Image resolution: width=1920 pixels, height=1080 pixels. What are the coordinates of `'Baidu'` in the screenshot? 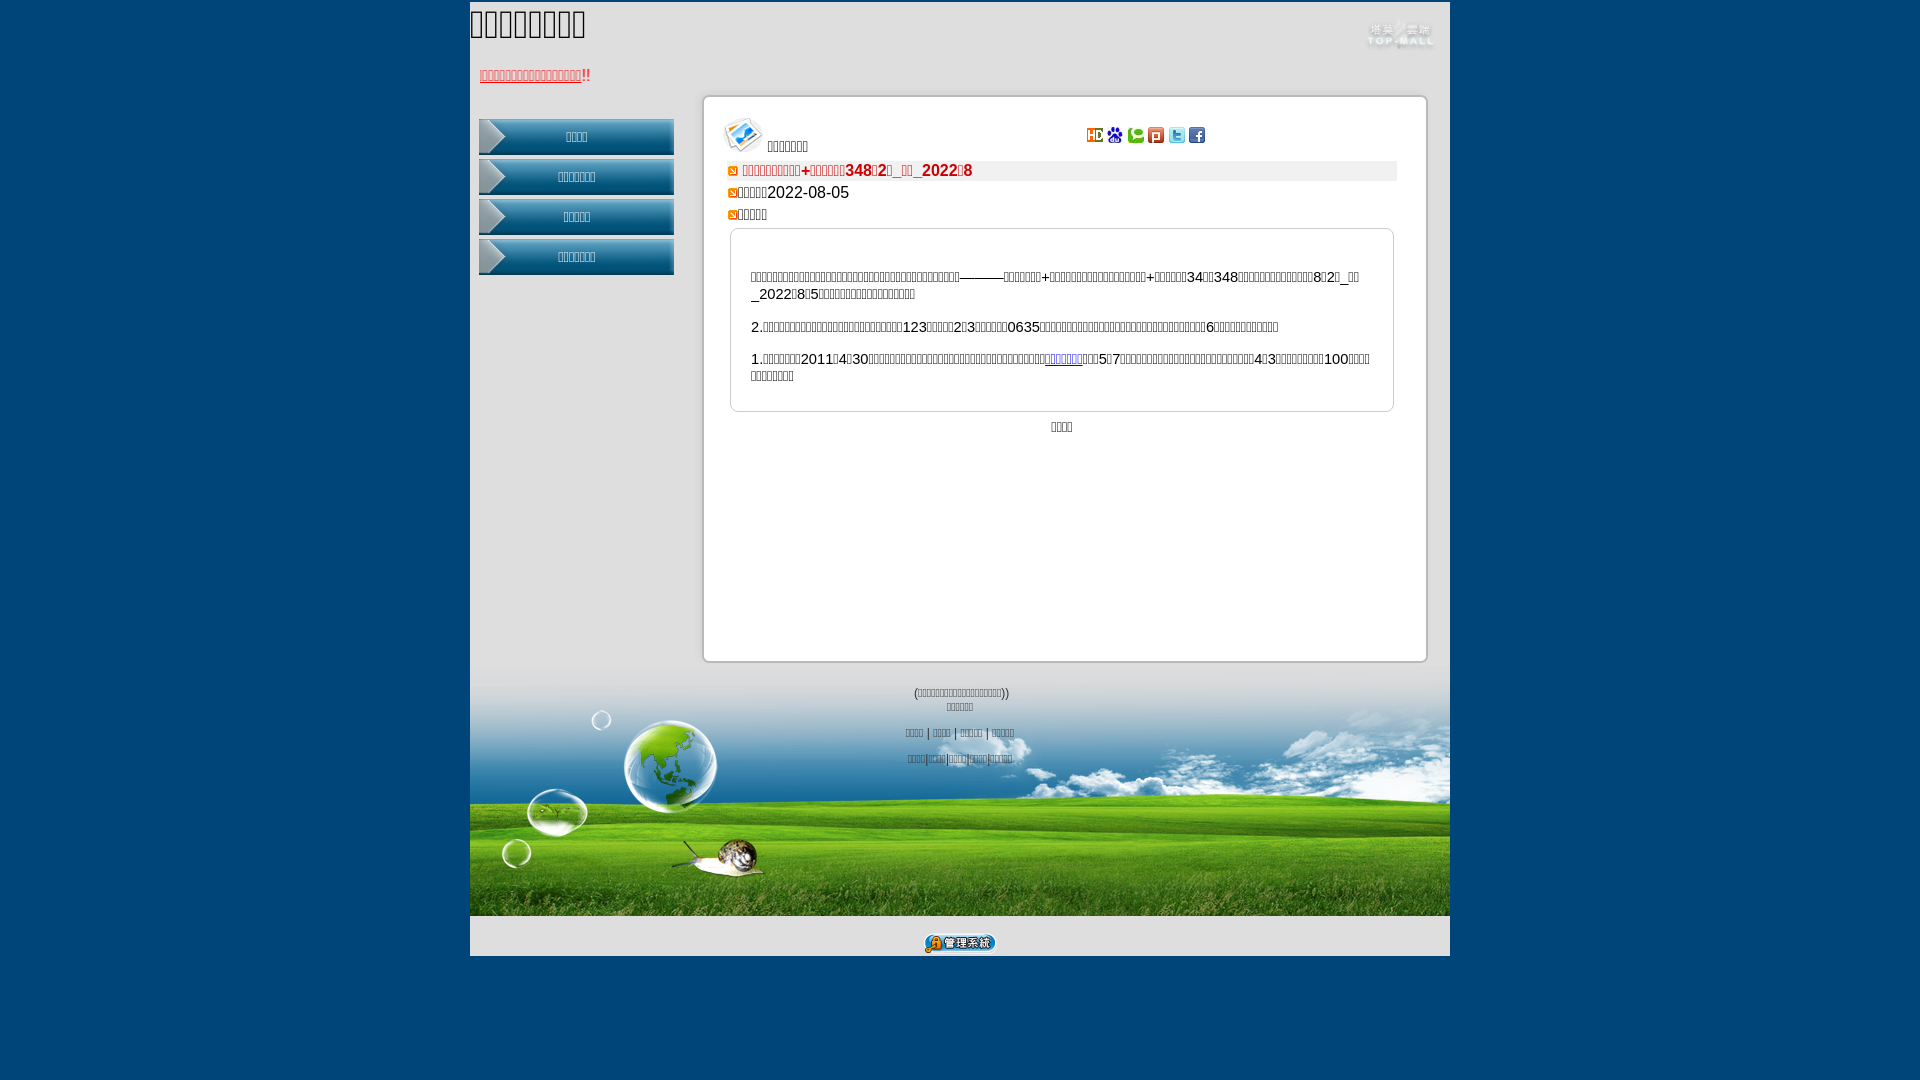 It's located at (1106, 134).